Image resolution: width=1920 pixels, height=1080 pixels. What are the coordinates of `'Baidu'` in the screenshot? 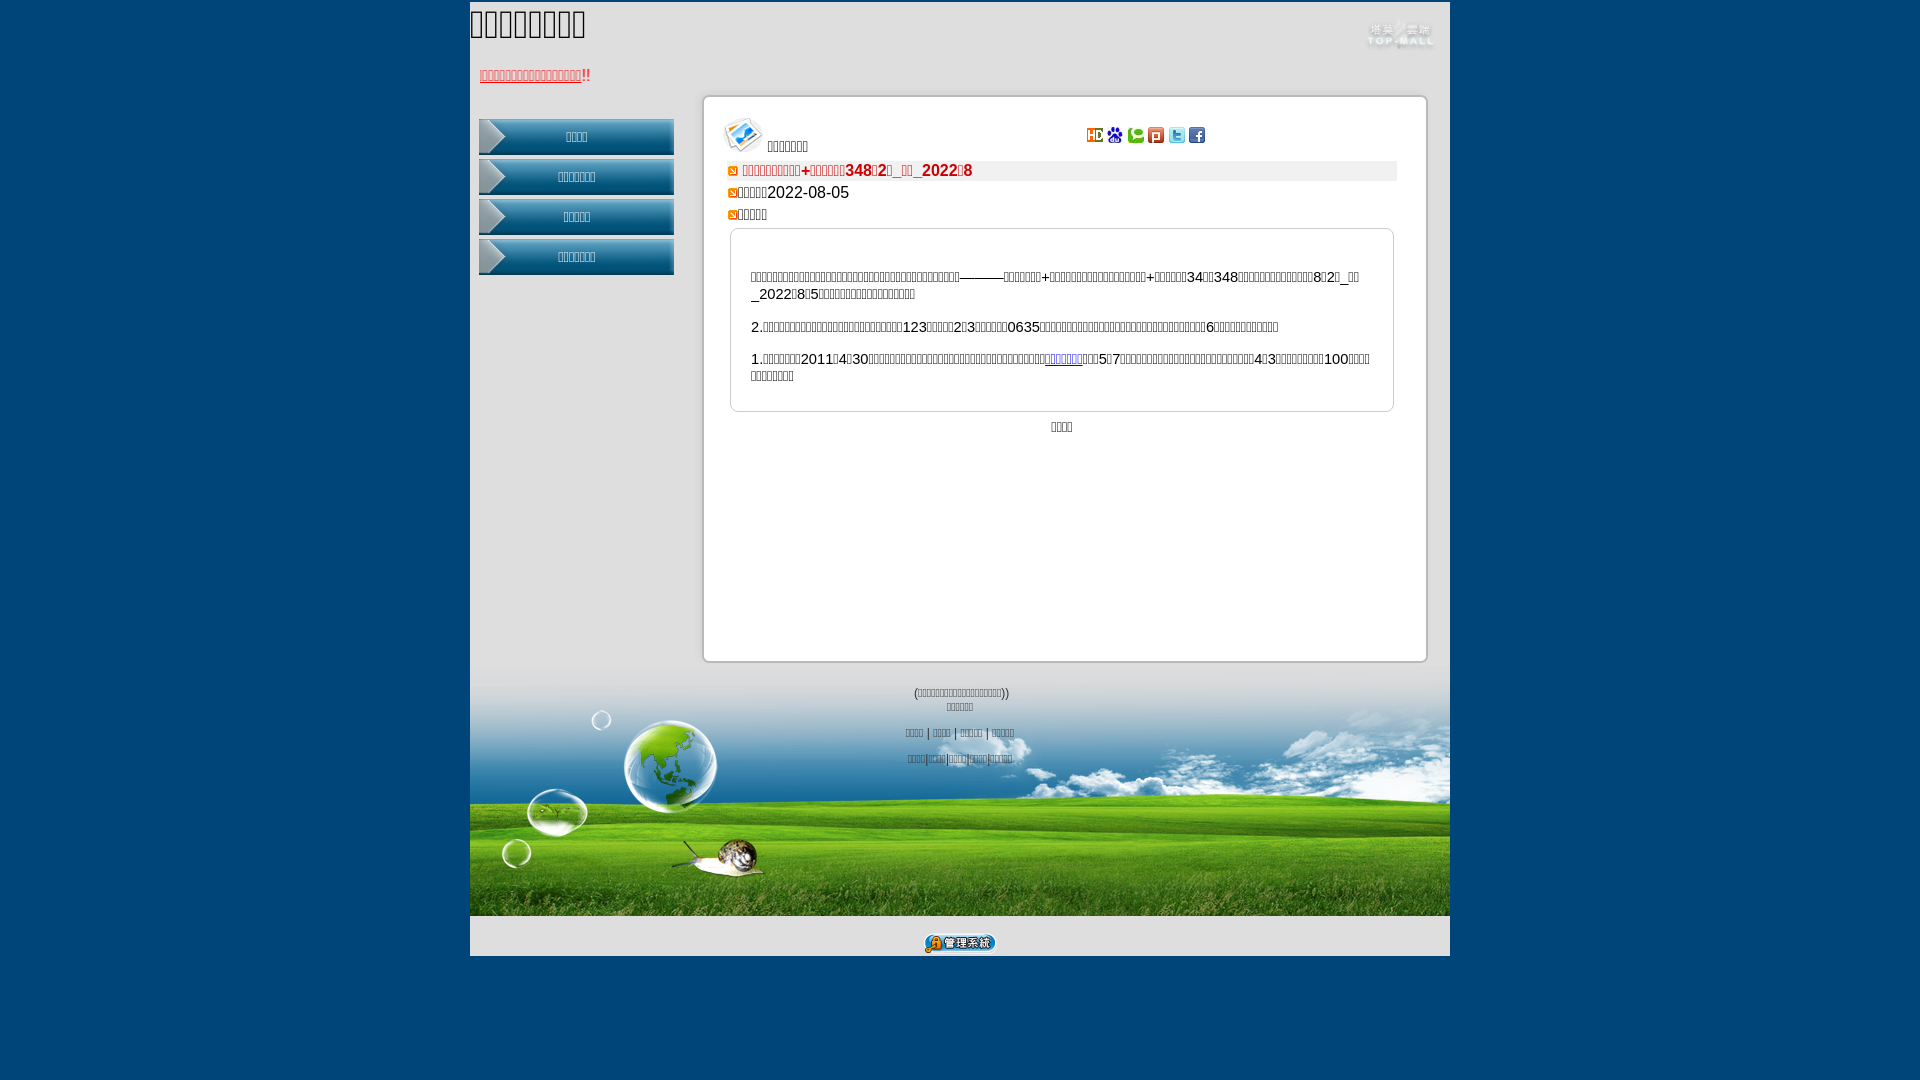 It's located at (1106, 134).